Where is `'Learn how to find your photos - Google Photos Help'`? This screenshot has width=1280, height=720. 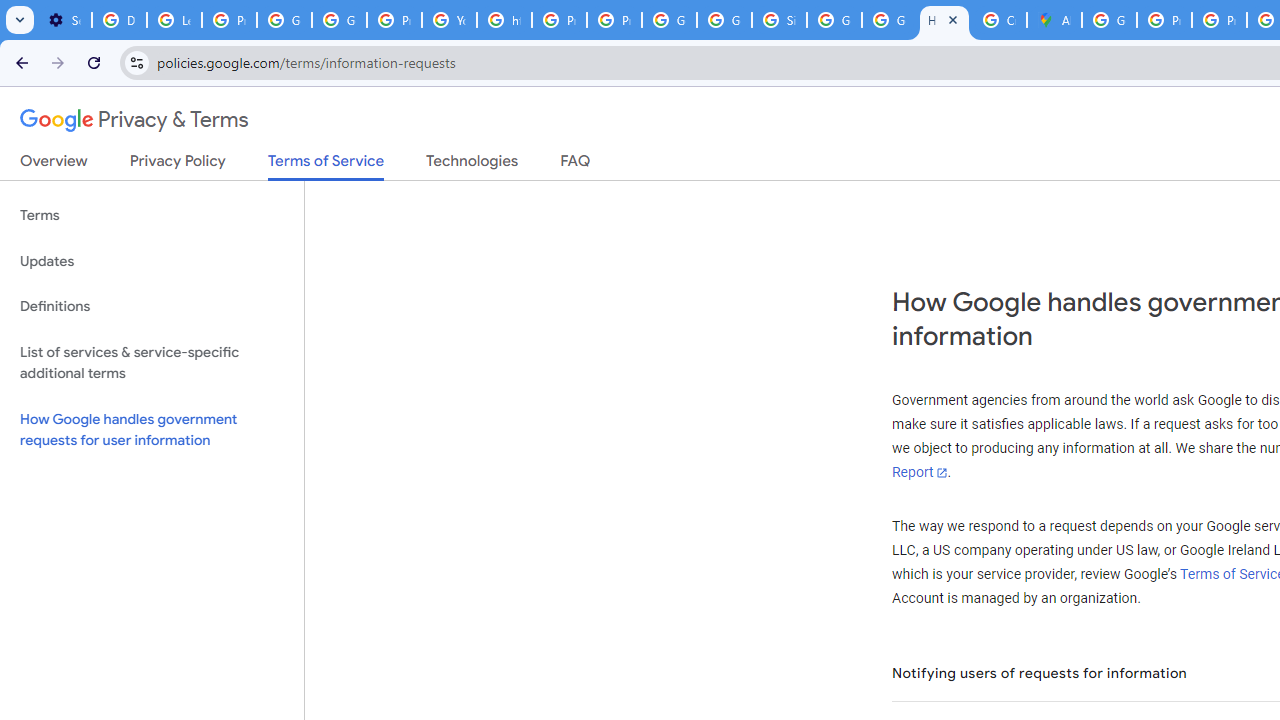
'Learn how to find your photos - Google Photos Help' is located at coordinates (174, 20).